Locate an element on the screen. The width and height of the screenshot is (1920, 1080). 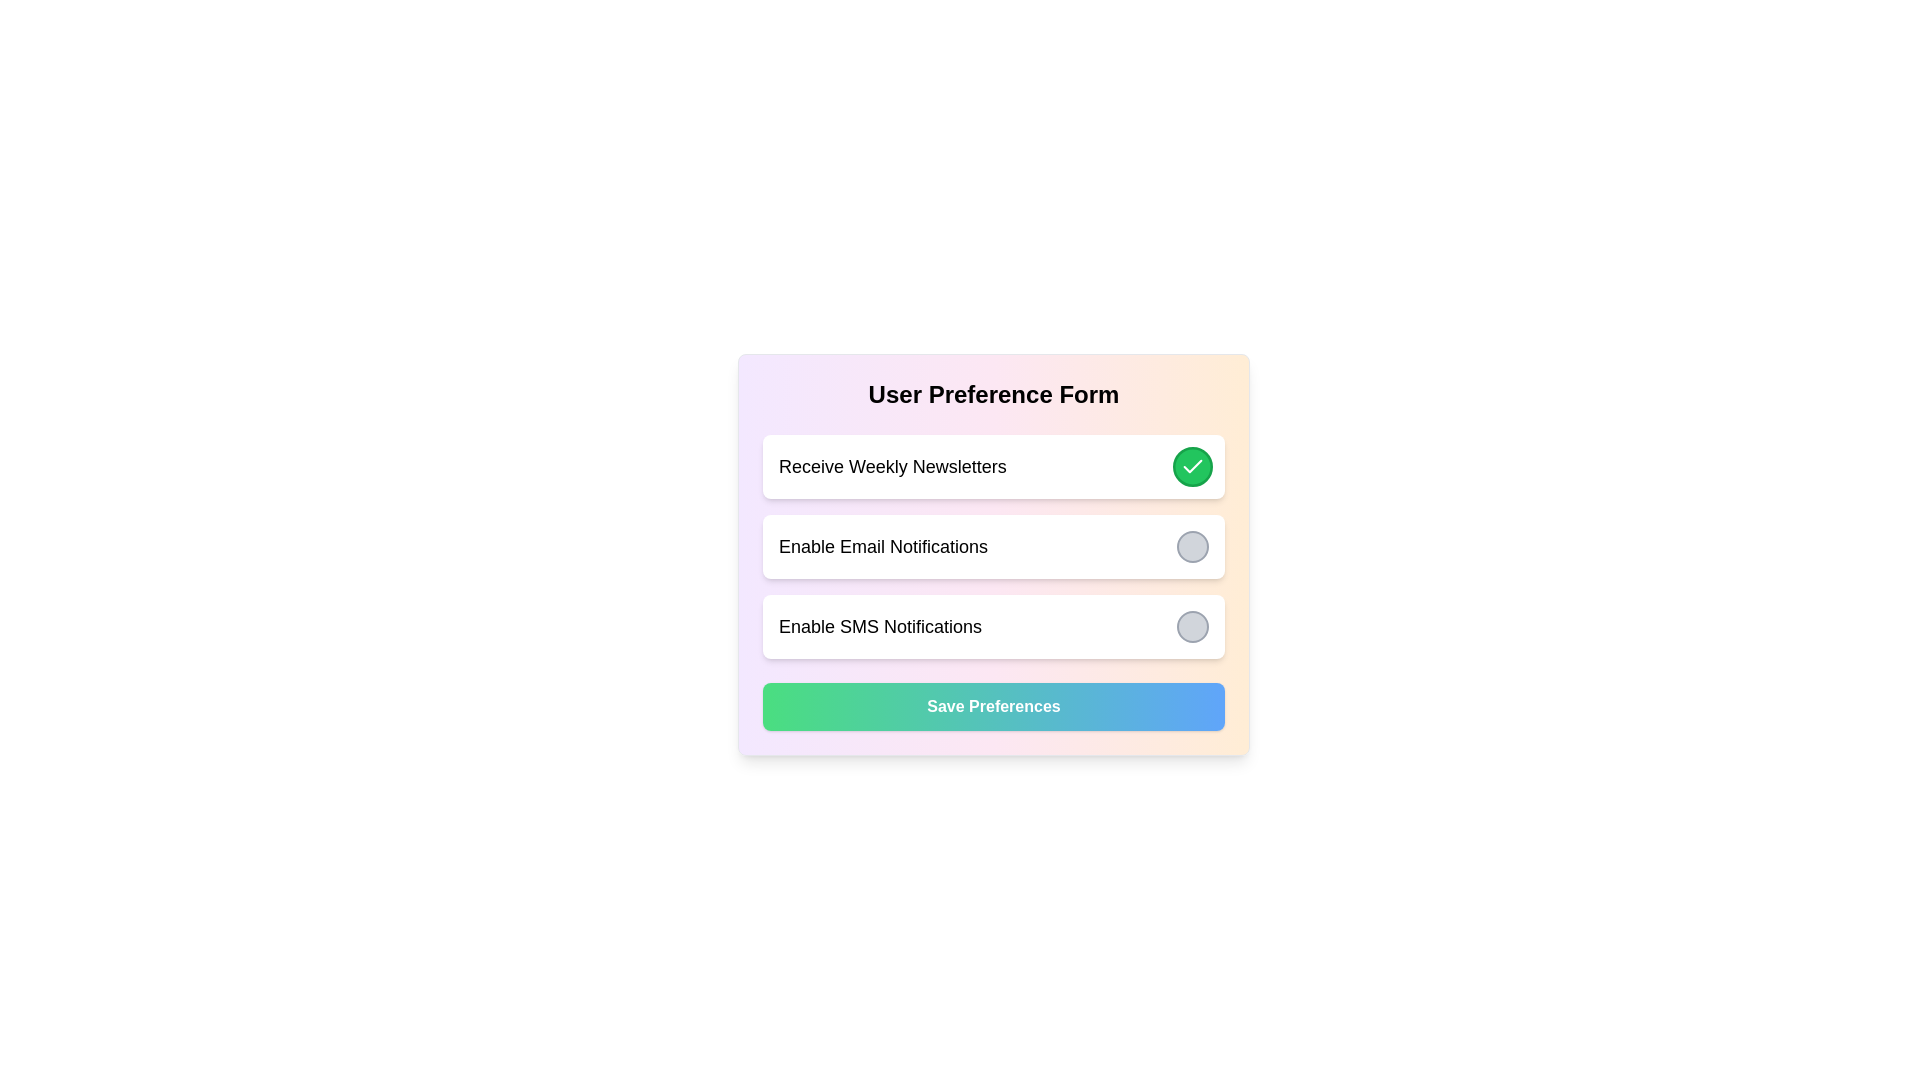
the toggle on the Selection card is located at coordinates (993, 626).